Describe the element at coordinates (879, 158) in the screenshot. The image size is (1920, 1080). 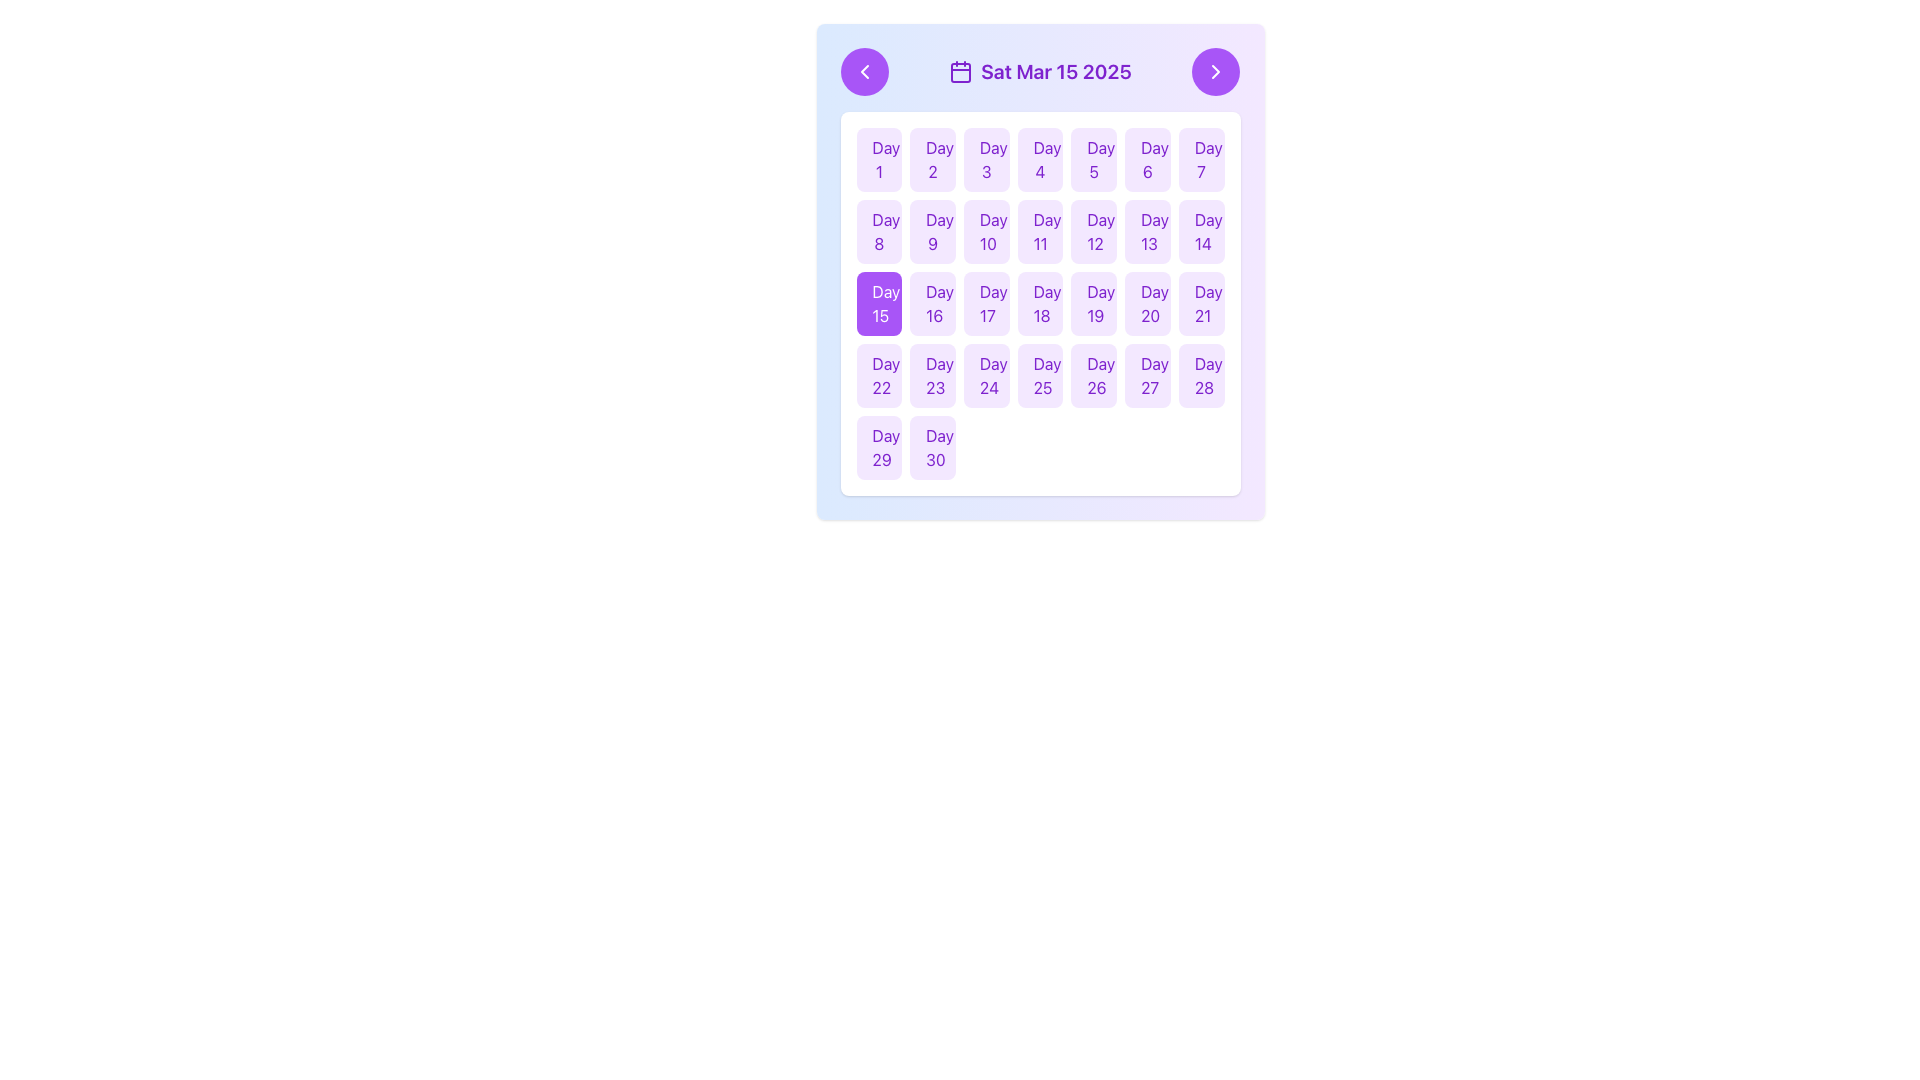
I see `the rectangular button with rounded corners labeled 'Day 1' in bold purple font, positioned at the top-left corner of the calendar grid interface` at that location.